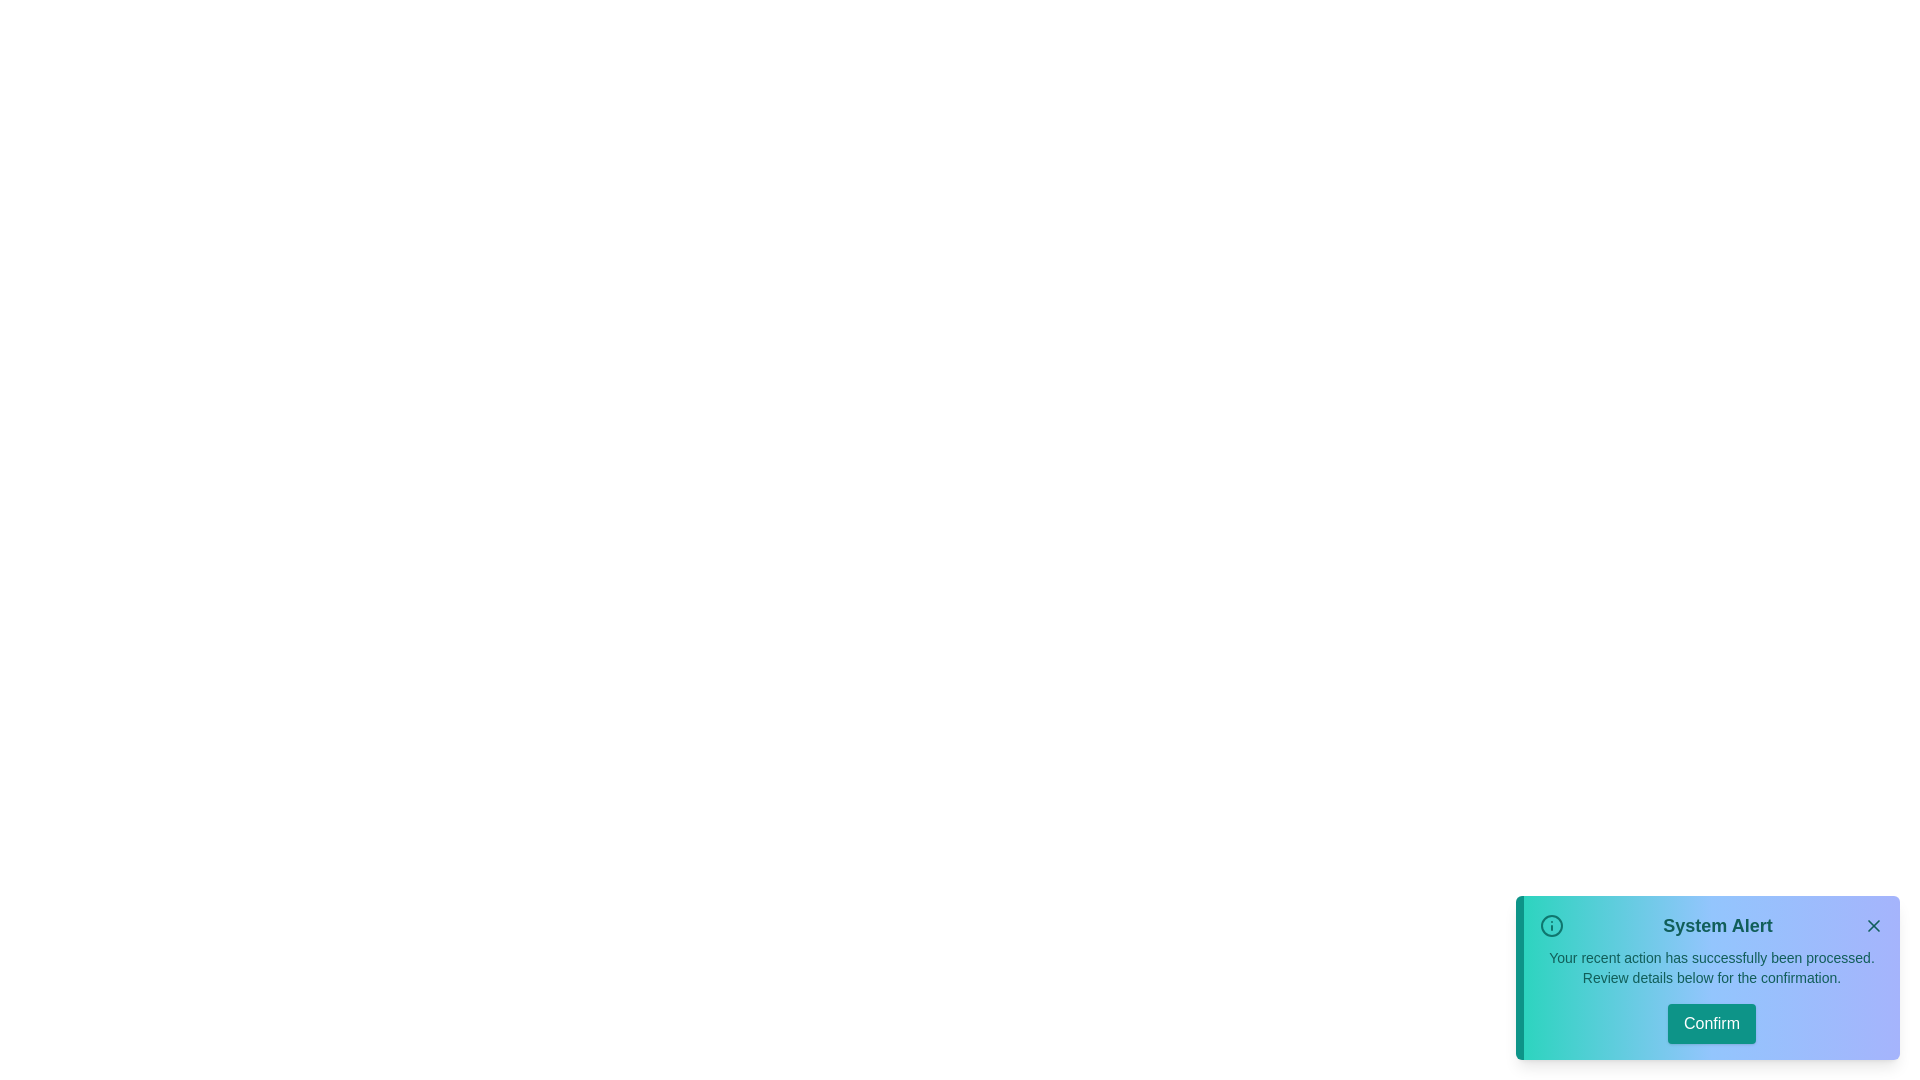 This screenshot has height=1080, width=1920. I want to click on the close button (X) to close the alert, so click(1872, 925).